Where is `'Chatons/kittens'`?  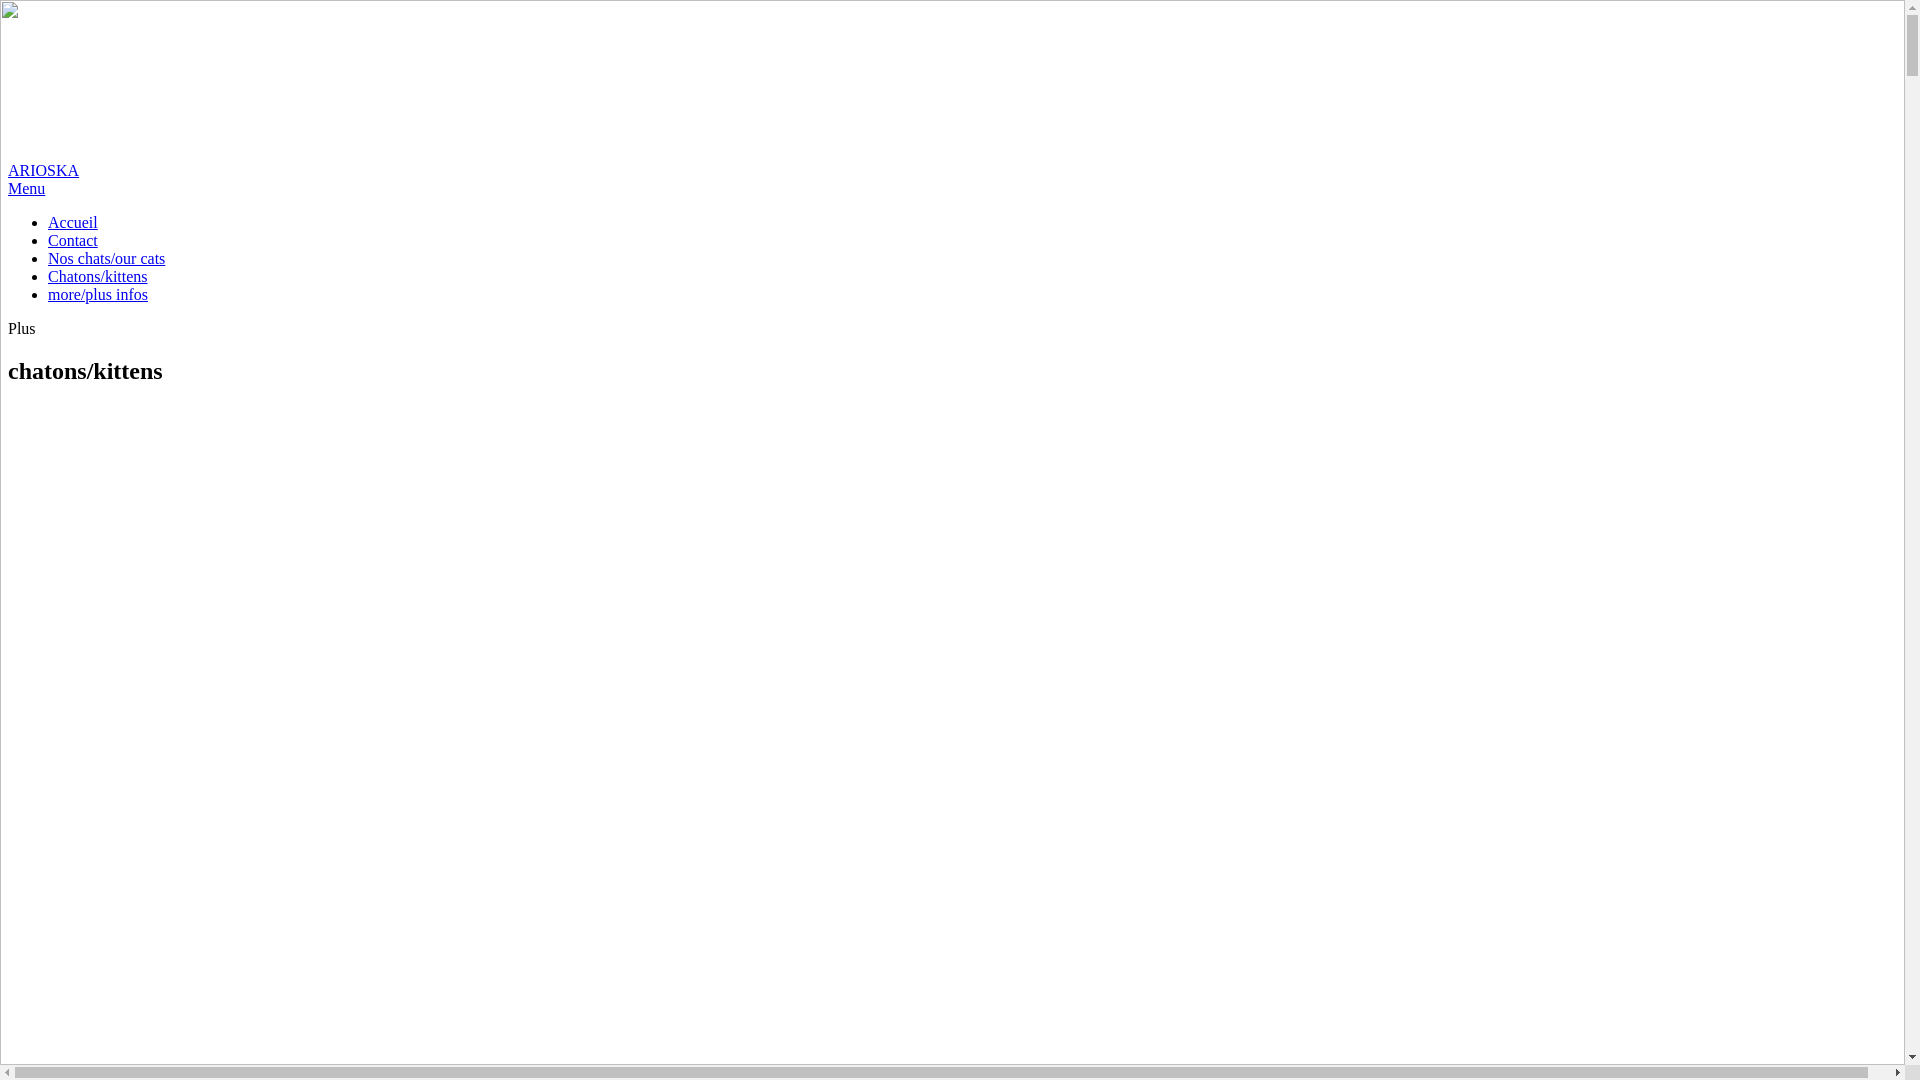
'Chatons/kittens' is located at coordinates (96, 276).